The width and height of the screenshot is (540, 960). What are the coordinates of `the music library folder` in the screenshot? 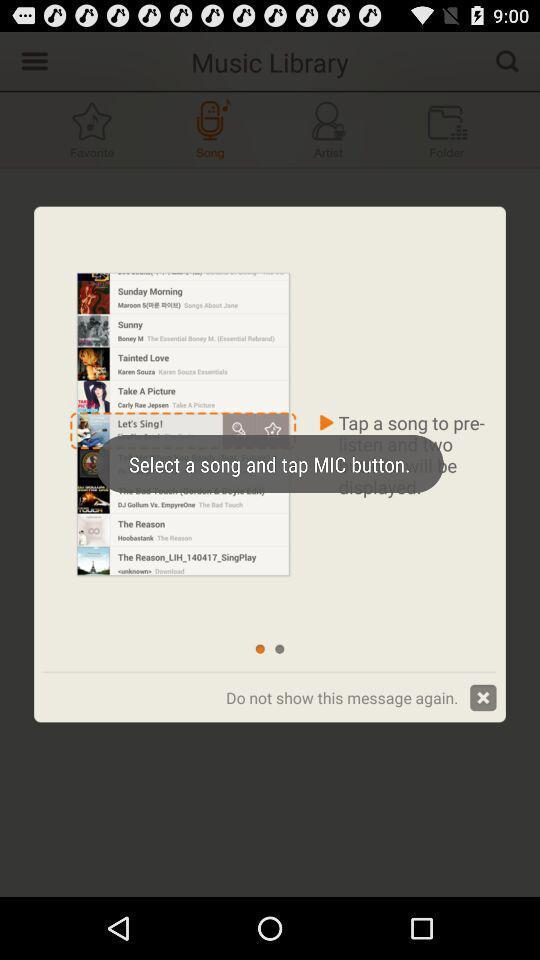 It's located at (447, 128).